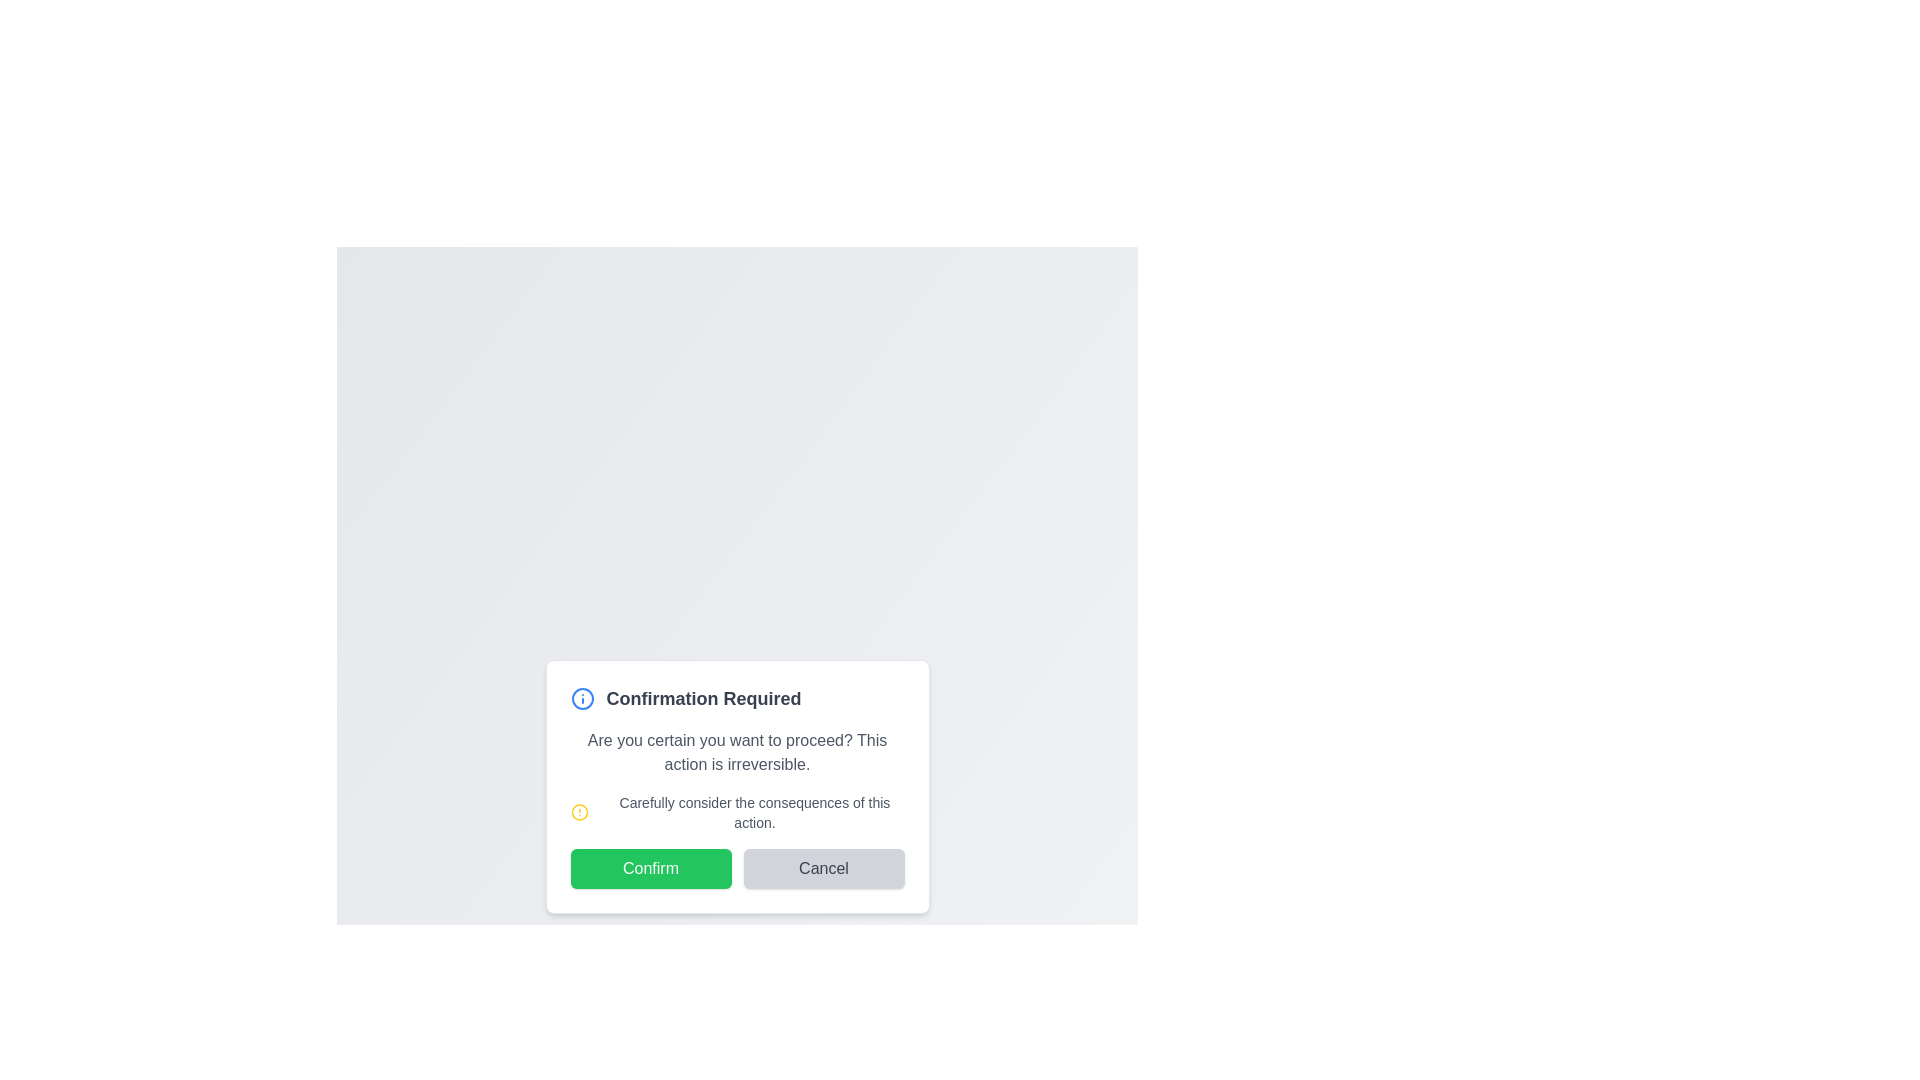 Image resolution: width=1920 pixels, height=1080 pixels. Describe the element at coordinates (579, 813) in the screenshot. I see `the warning icon located to the far left of the warning message 'Carefully consider the consequences of this action' in the confirmation dialog box` at that location.